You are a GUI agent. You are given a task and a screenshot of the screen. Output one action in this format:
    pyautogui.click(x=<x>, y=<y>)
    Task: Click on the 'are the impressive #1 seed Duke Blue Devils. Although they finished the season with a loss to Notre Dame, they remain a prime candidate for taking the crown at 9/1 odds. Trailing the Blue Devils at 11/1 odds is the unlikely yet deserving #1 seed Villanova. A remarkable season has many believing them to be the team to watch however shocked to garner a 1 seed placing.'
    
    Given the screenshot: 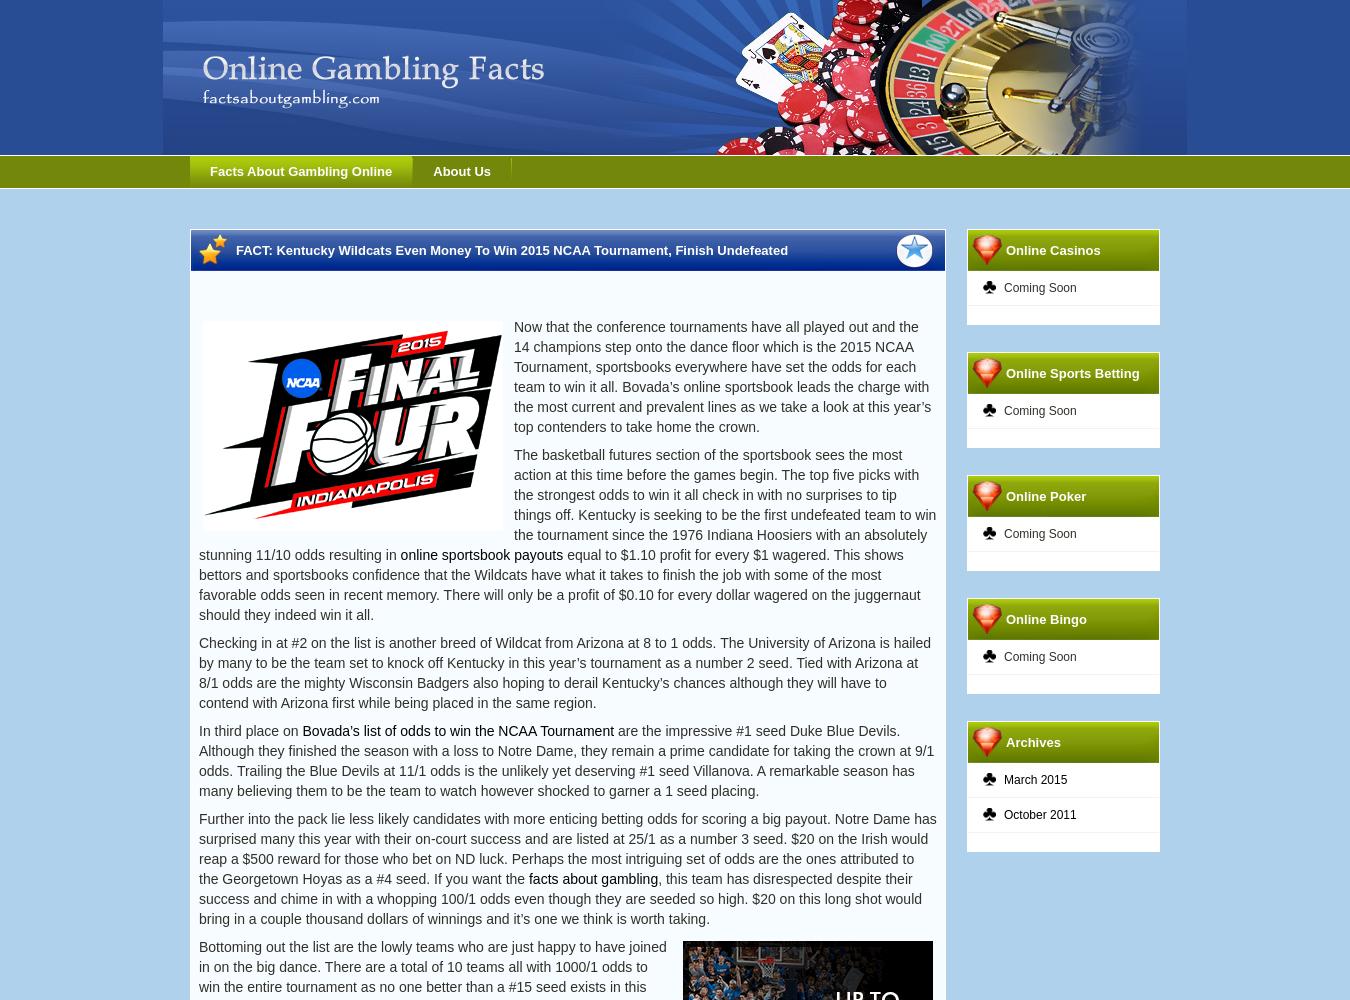 What is the action you would take?
    pyautogui.click(x=198, y=761)
    